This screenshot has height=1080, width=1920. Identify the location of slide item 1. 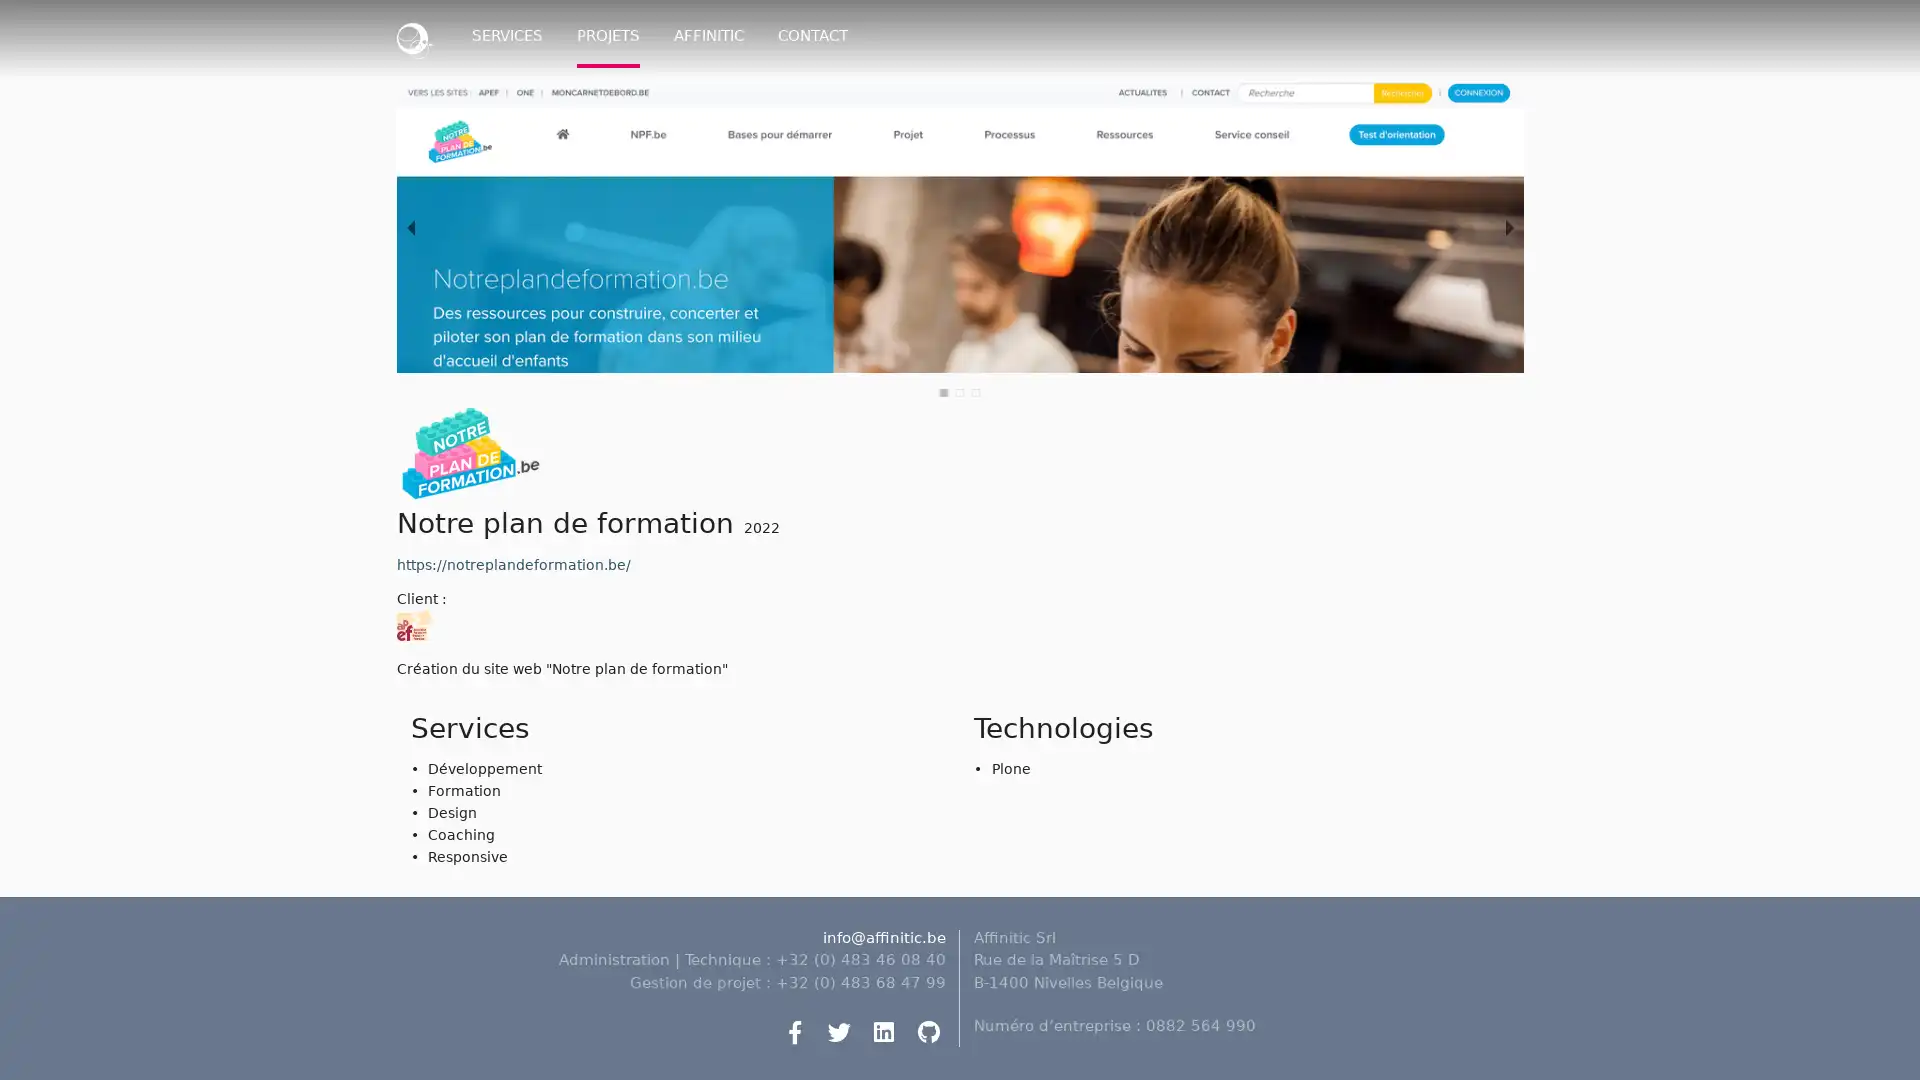
(943, 516).